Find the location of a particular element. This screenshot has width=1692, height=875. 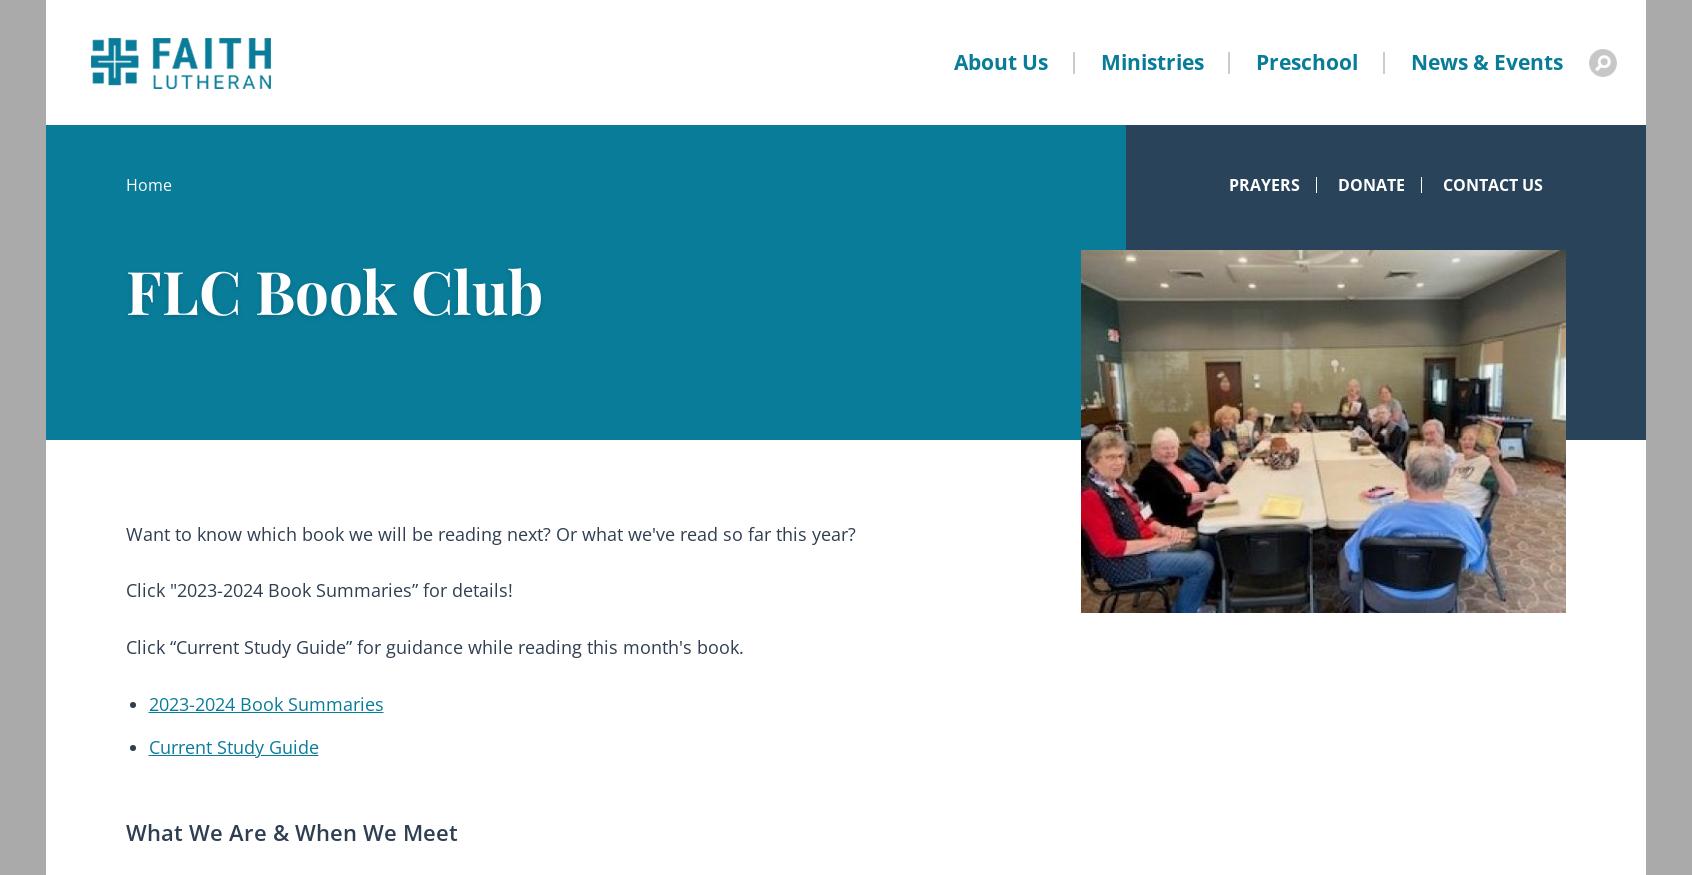

'Want to know which book we will be reading next? Or what we've read so far this year?' is located at coordinates (490, 531).